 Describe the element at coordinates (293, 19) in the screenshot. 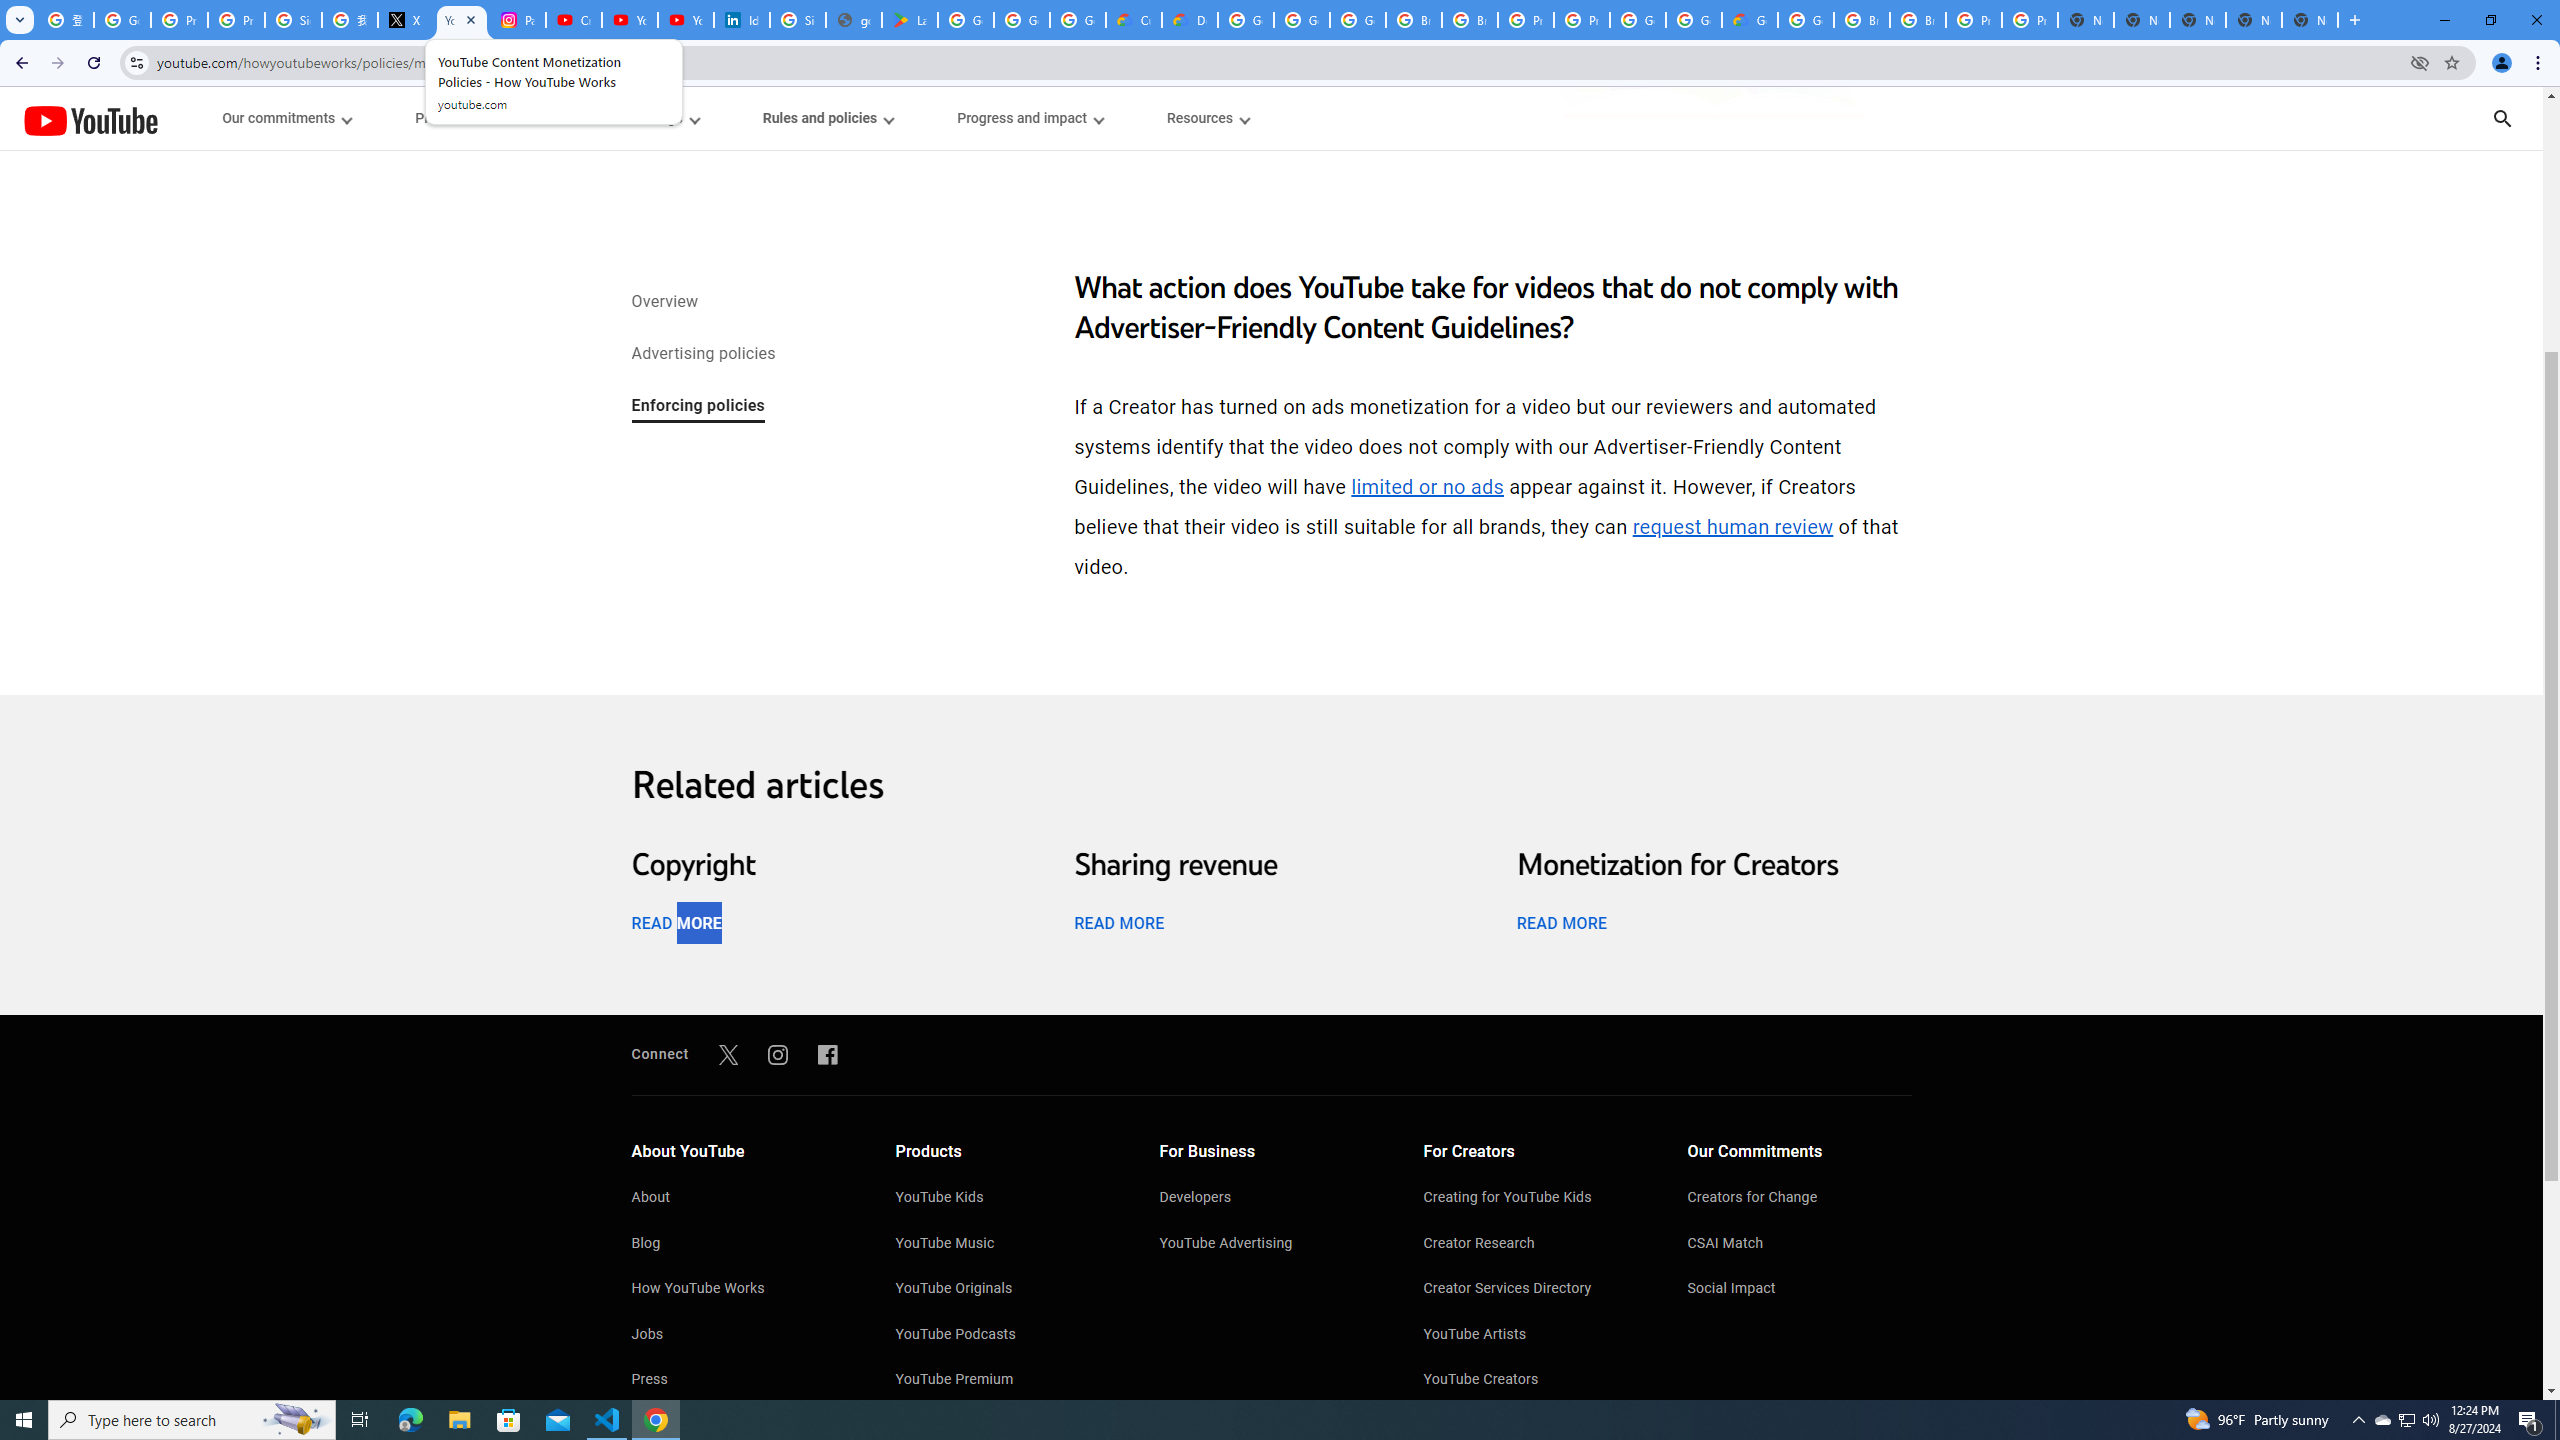

I see `'Sign in - Google Accounts'` at that location.